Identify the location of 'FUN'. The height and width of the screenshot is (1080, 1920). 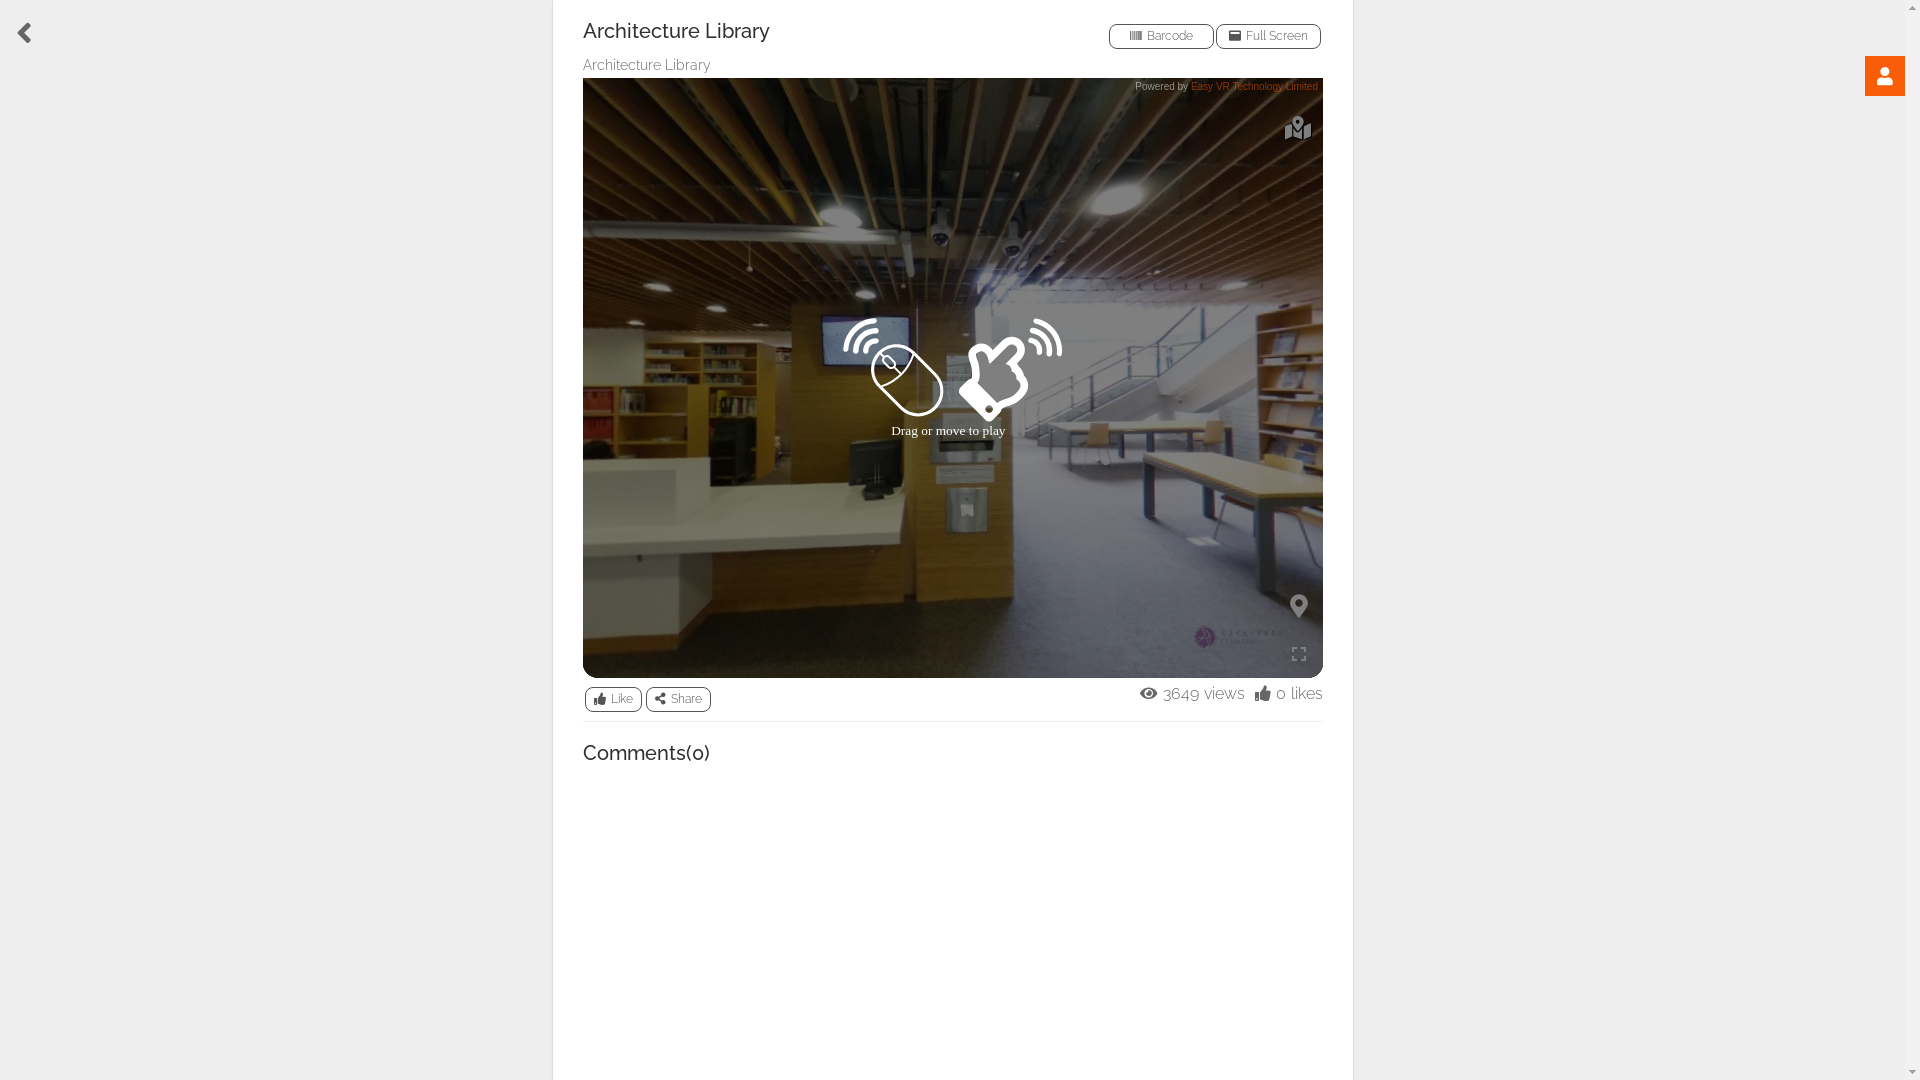
(47, 770).